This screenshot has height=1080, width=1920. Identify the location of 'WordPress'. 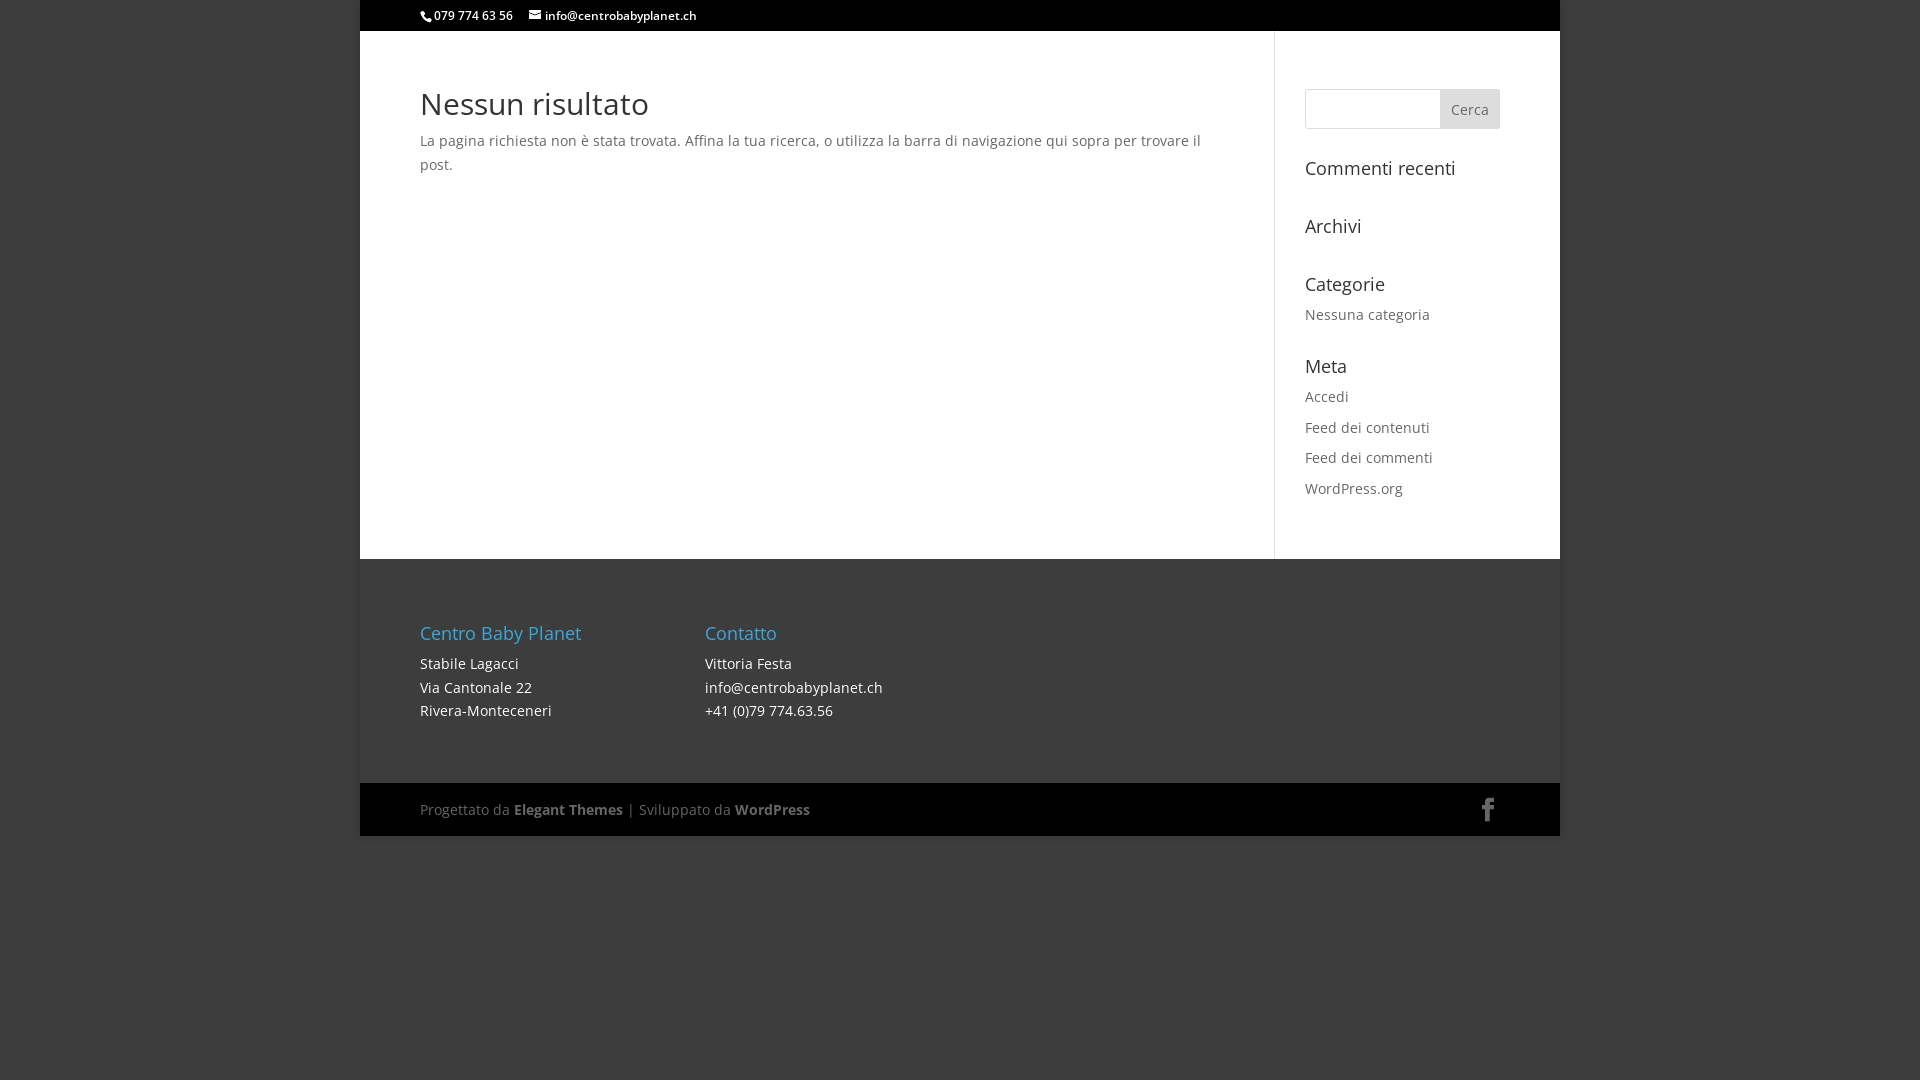
(771, 808).